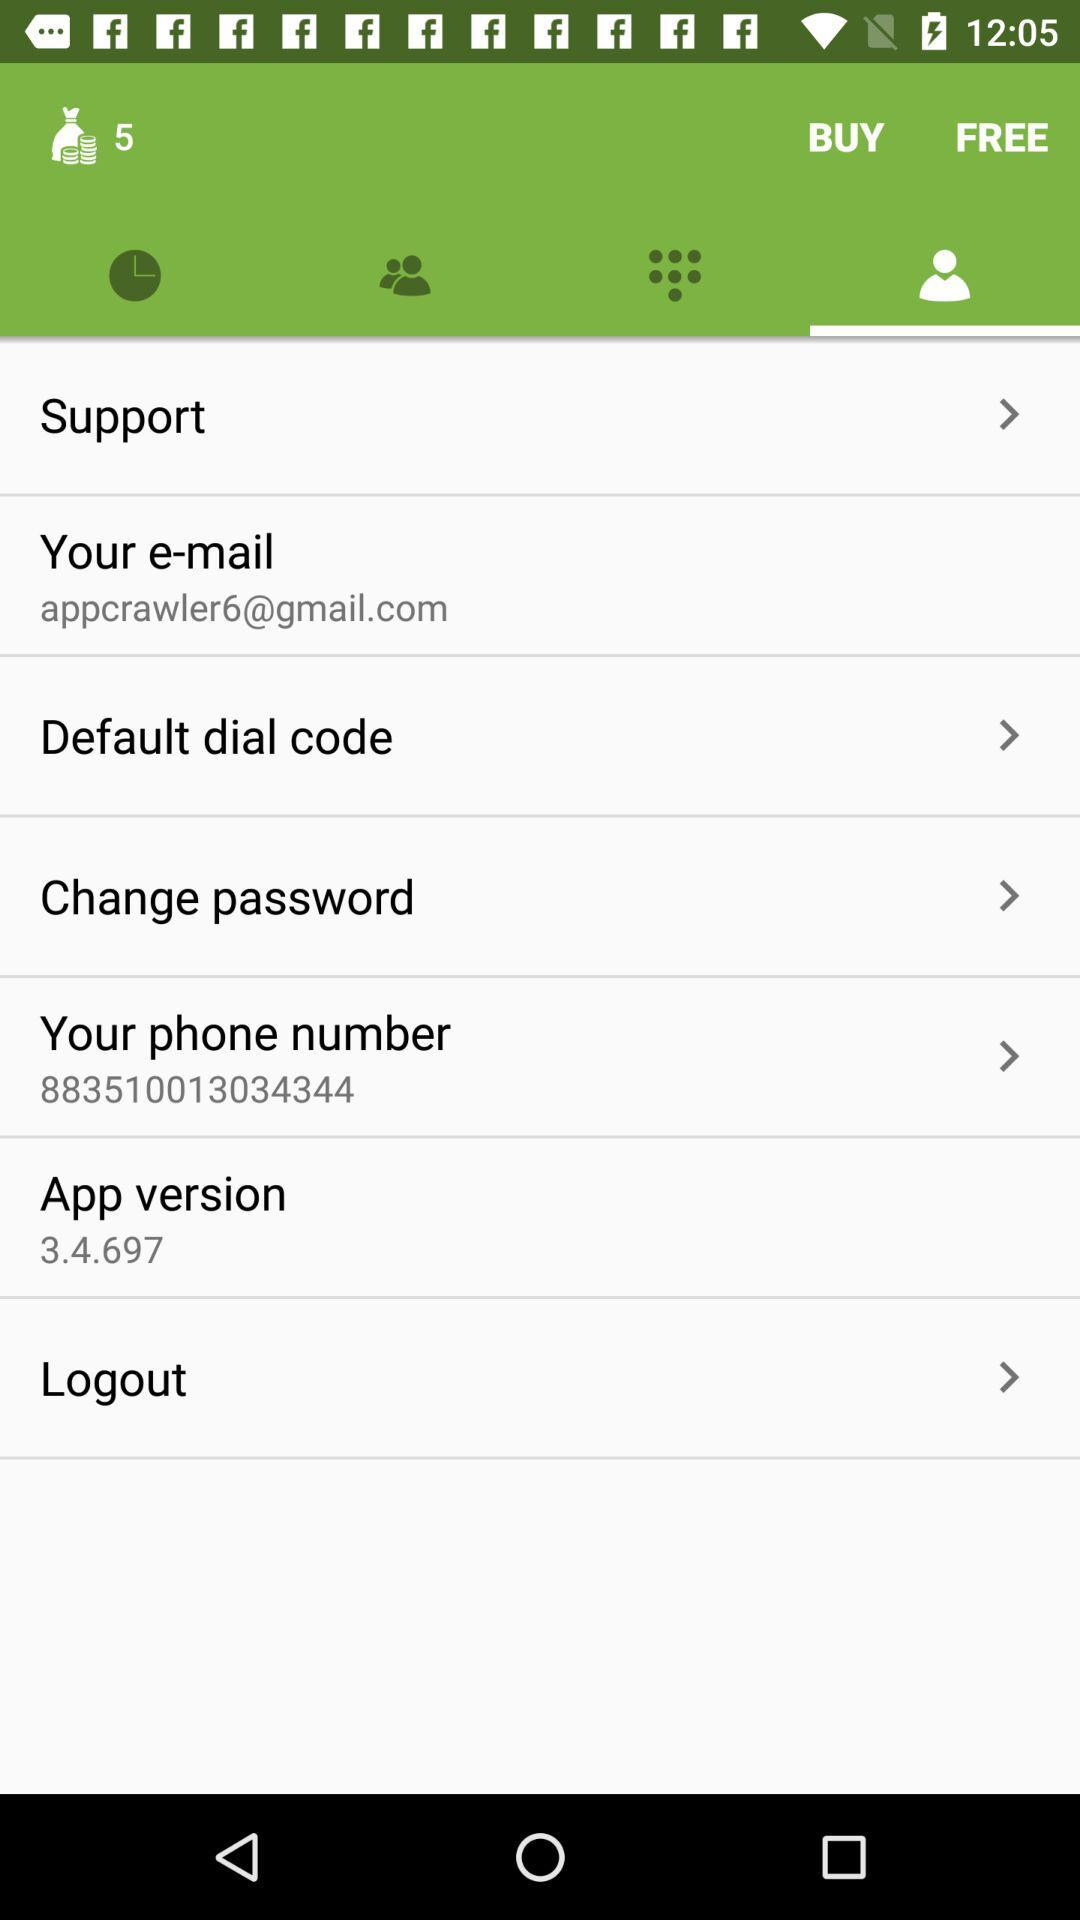  I want to click on item above the appcrawler6@gmail.com item, so click(156, 550).